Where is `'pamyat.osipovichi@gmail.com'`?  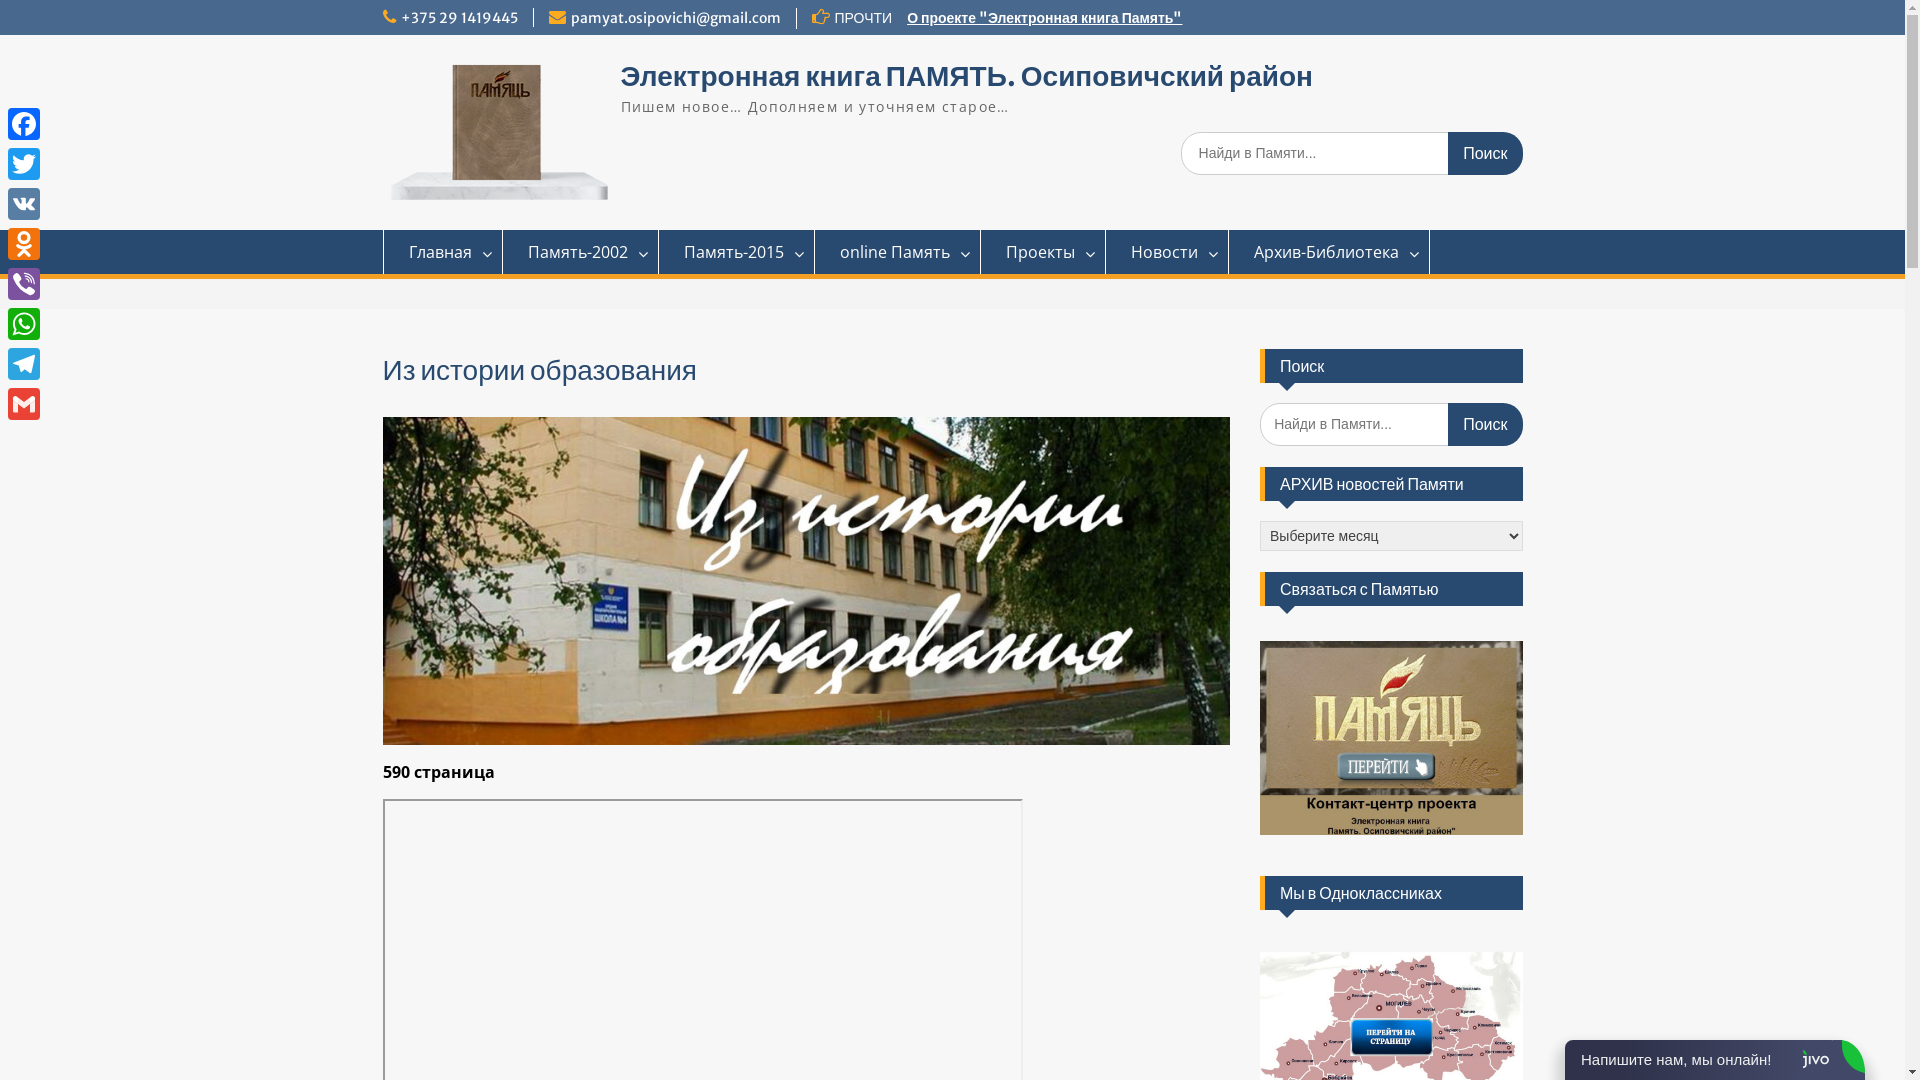
'pamyat.osipovichi@gmail.com' is located at coordinates (675, 18).